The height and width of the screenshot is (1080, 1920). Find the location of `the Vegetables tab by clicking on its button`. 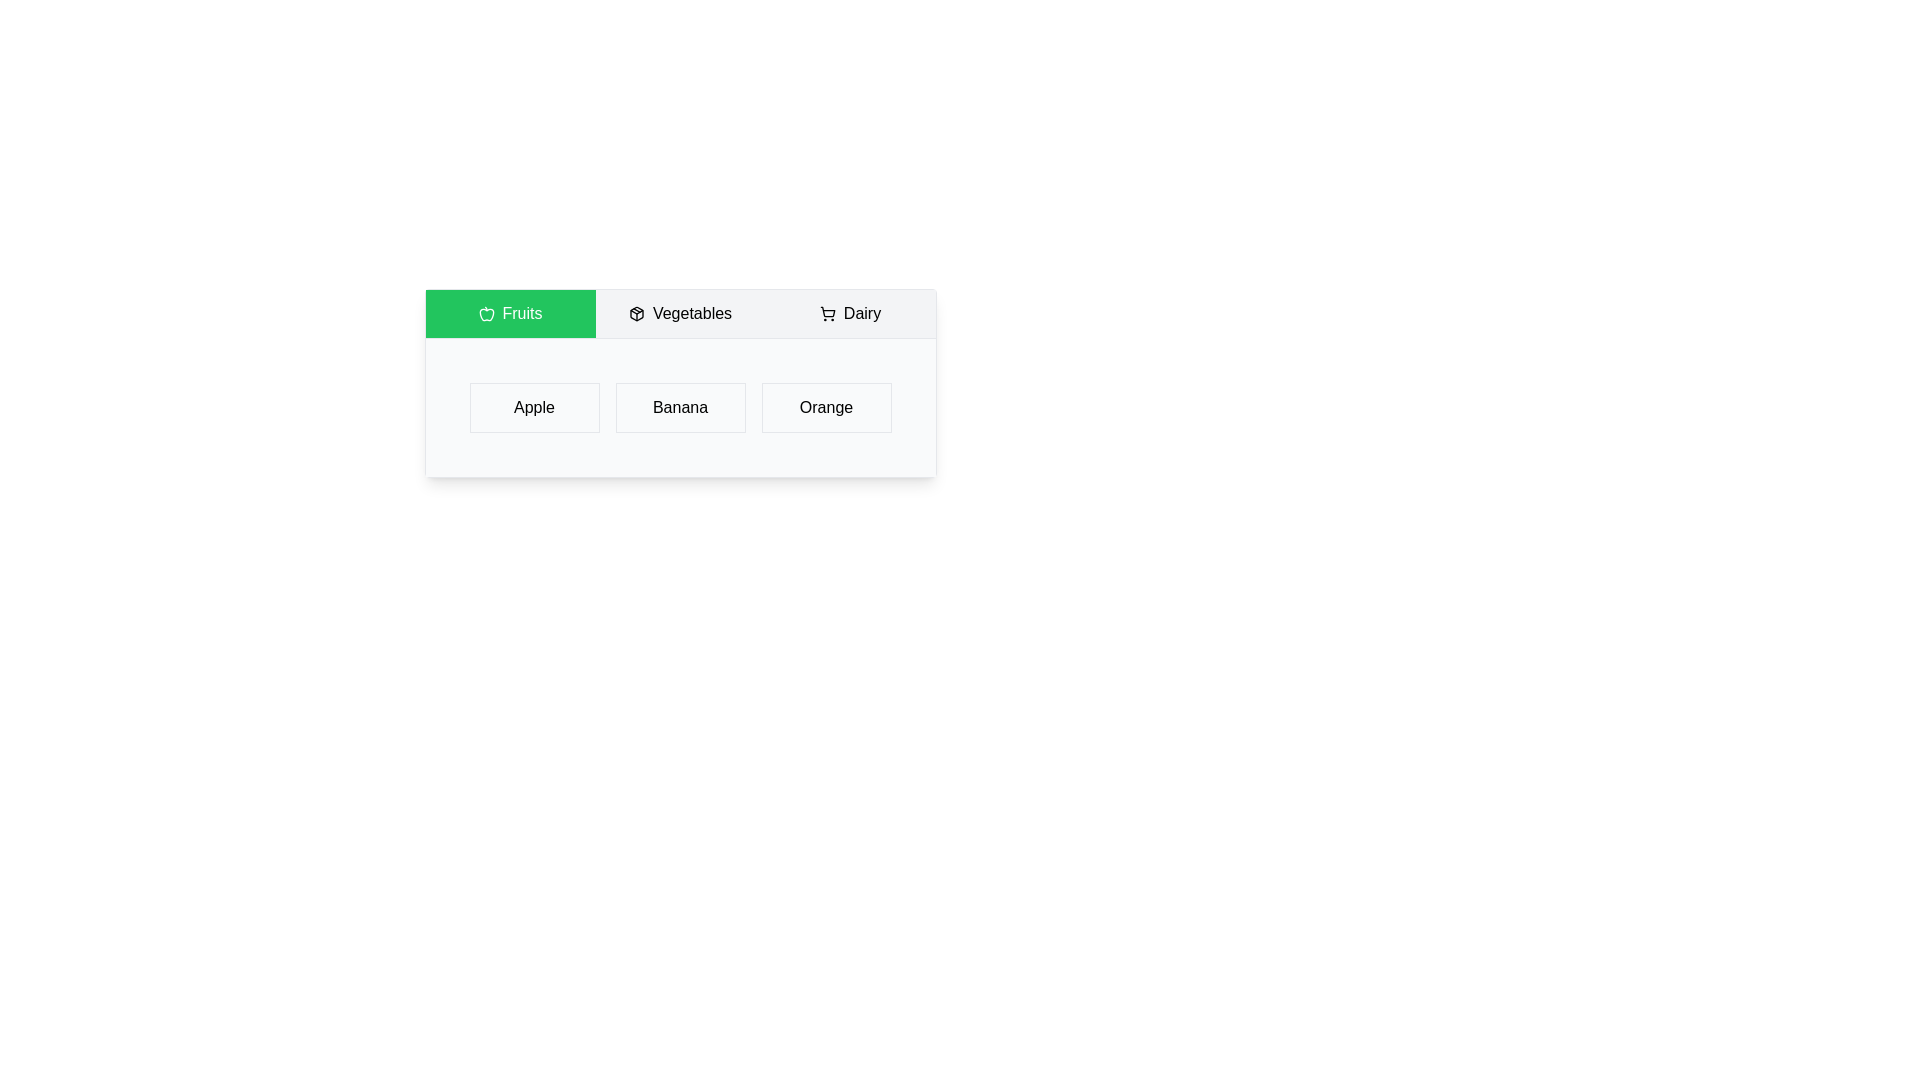

the Vegetables tab by clicking on its button is located at coordinates (680, 313).